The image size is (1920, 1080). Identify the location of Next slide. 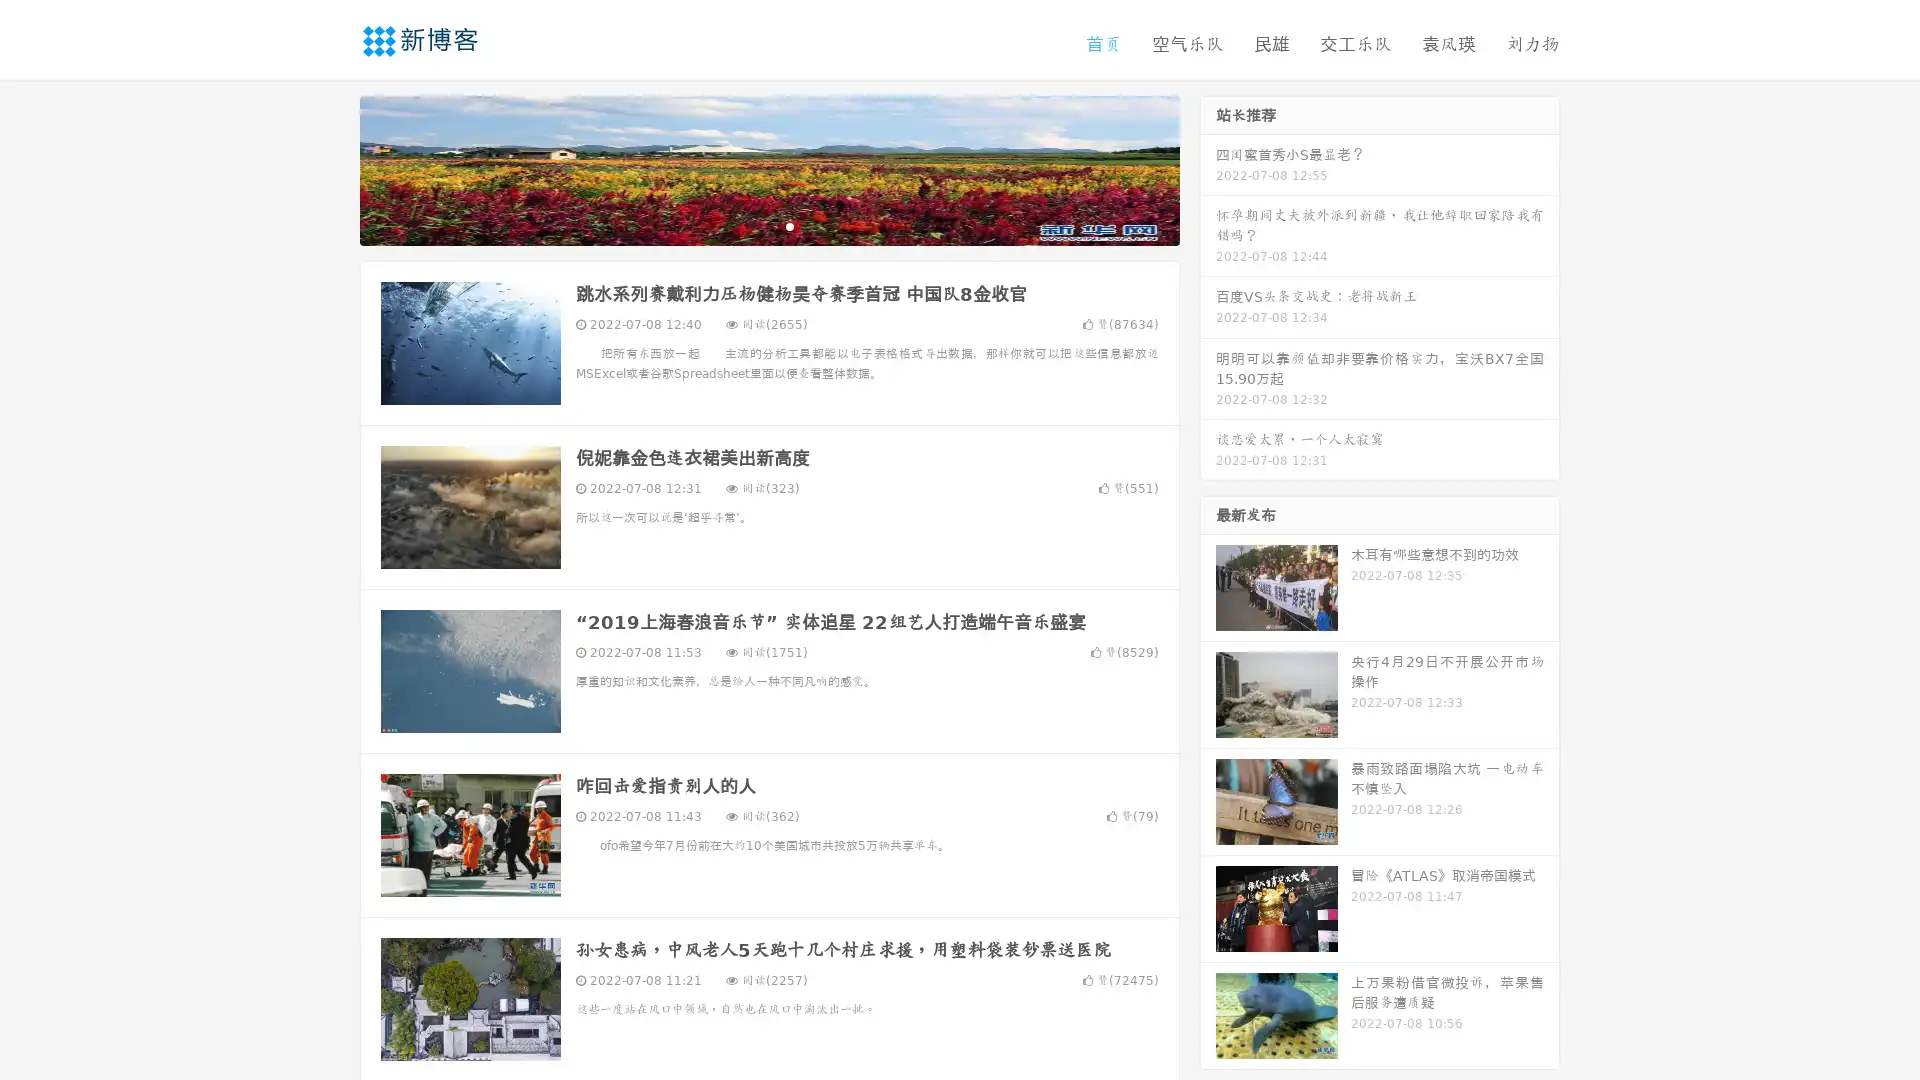
(1208, 168).